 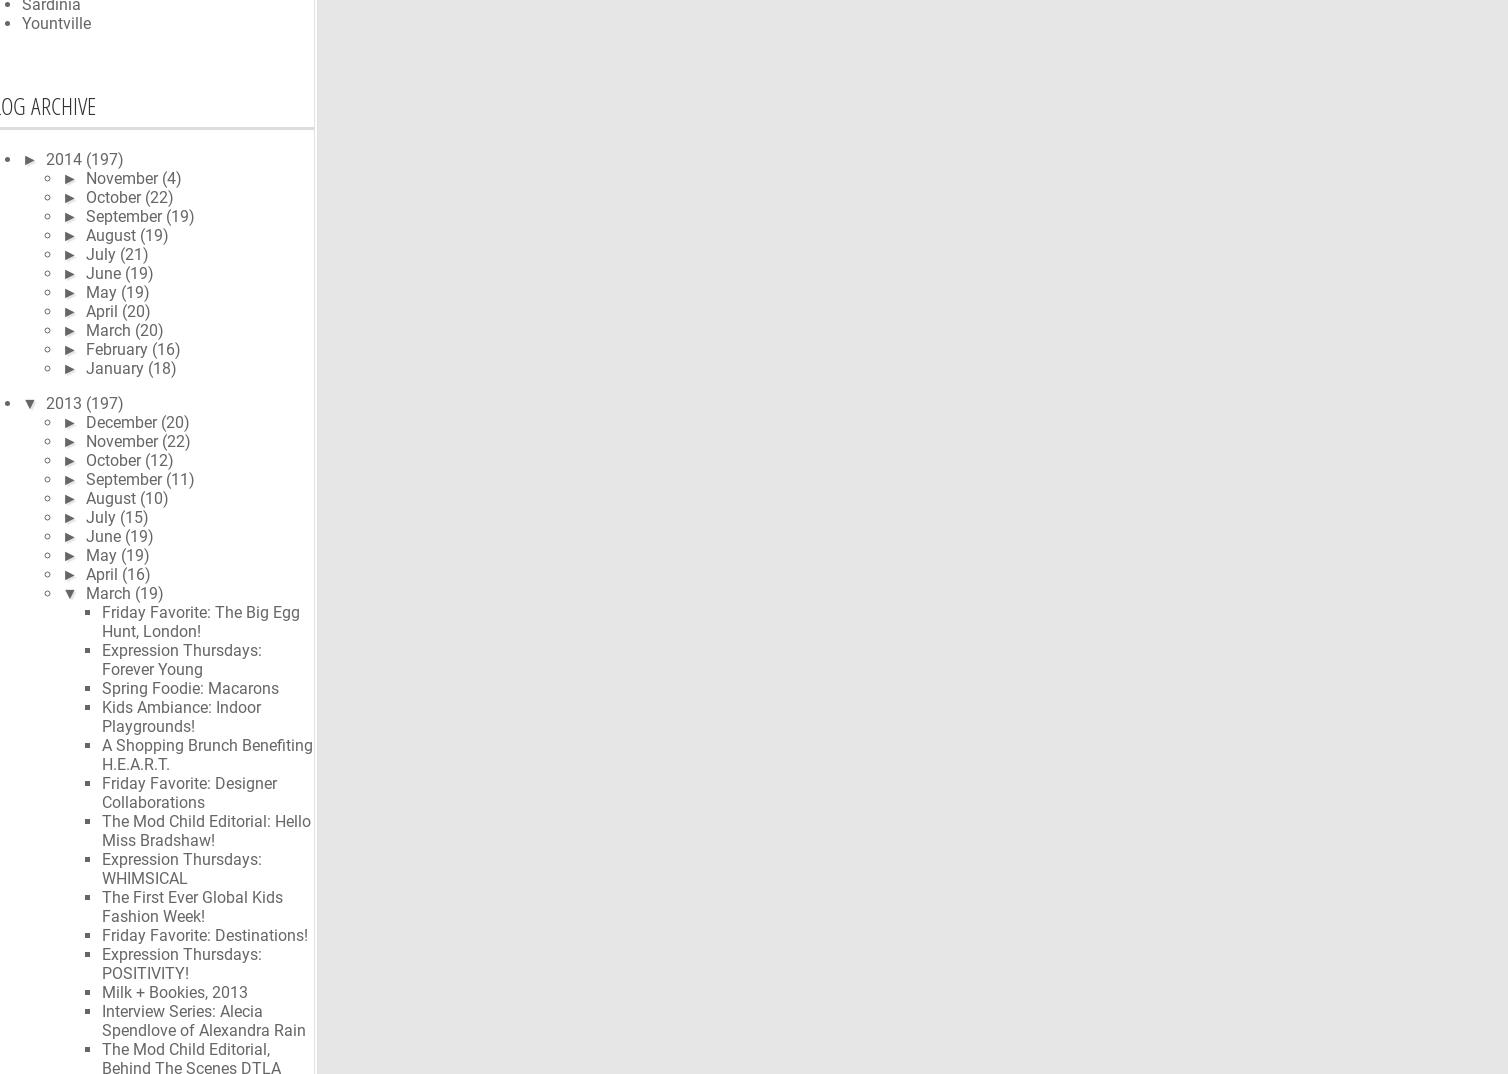 I want to click on 'The First Ever Global Kids Fashion Week!', so click(x=101, y=905).